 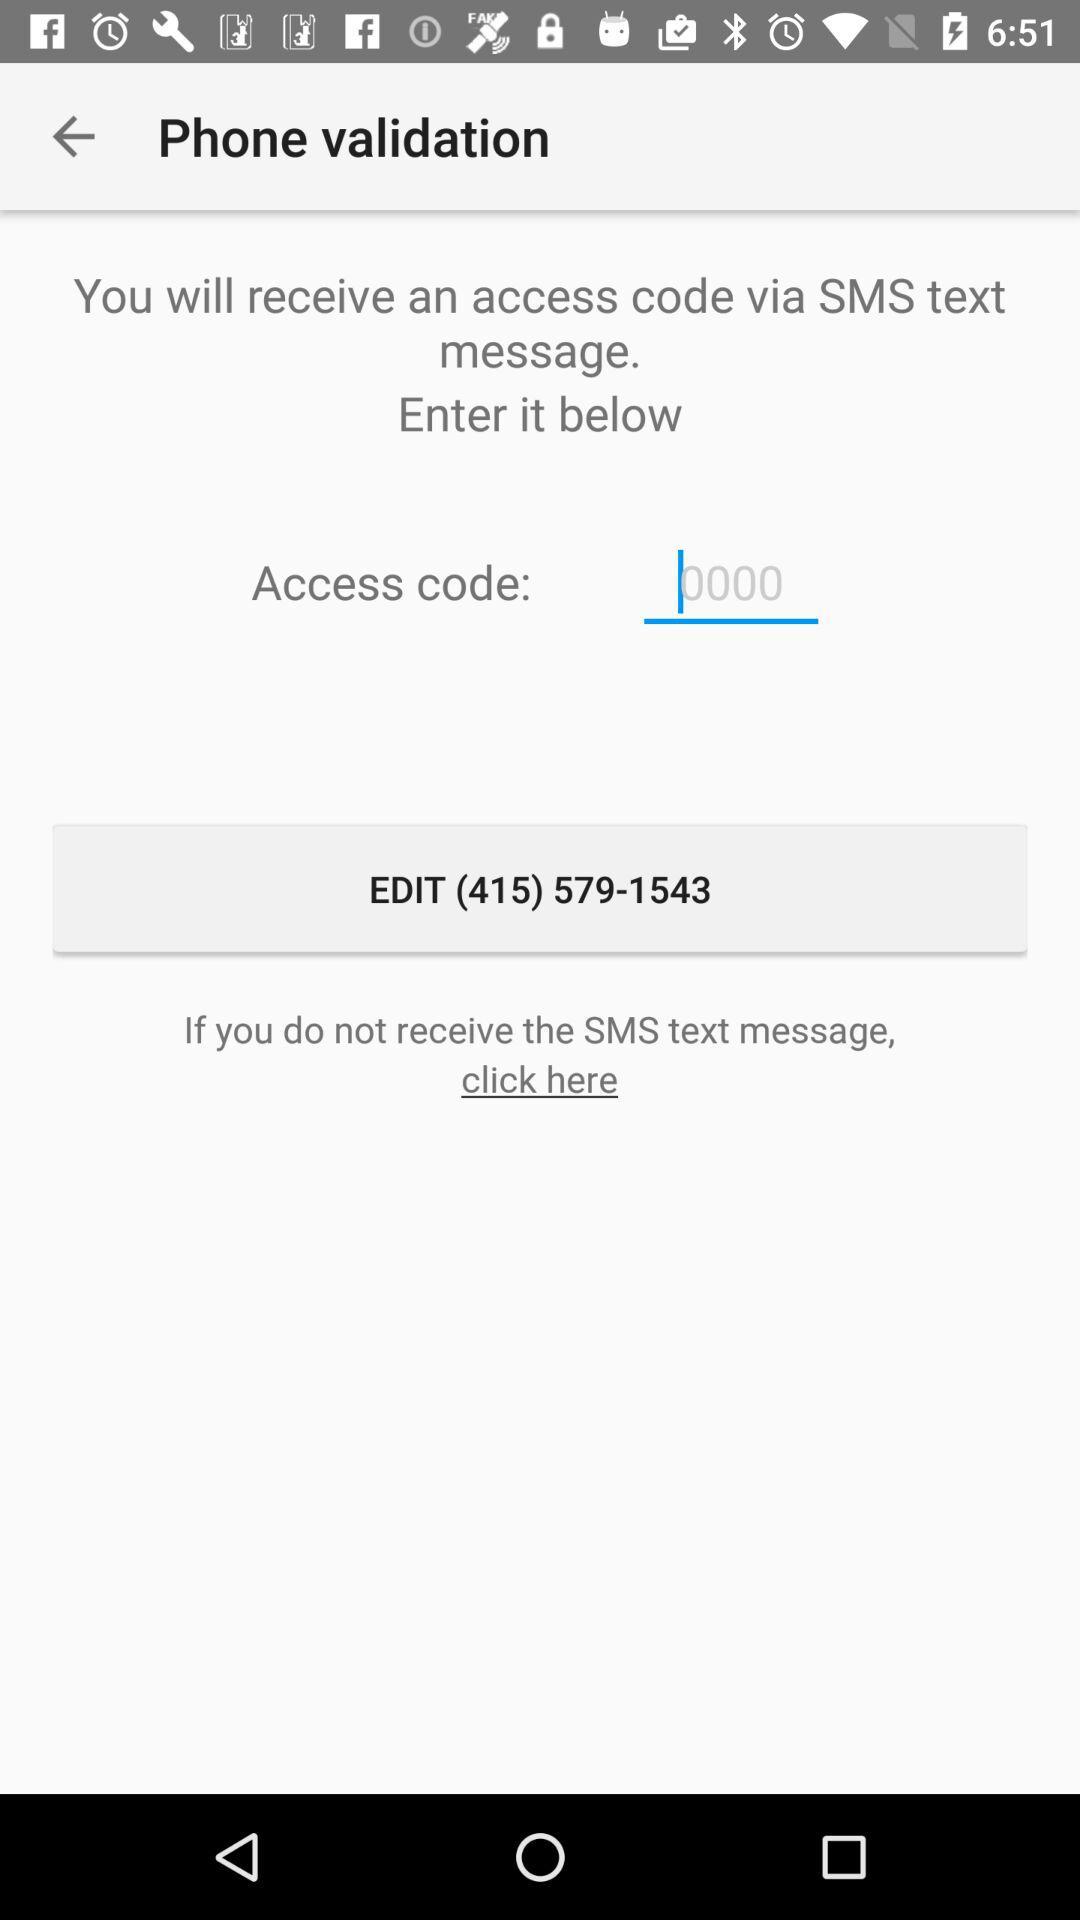 I want to click on icon next to access code: item, so click(x=731, y=581).